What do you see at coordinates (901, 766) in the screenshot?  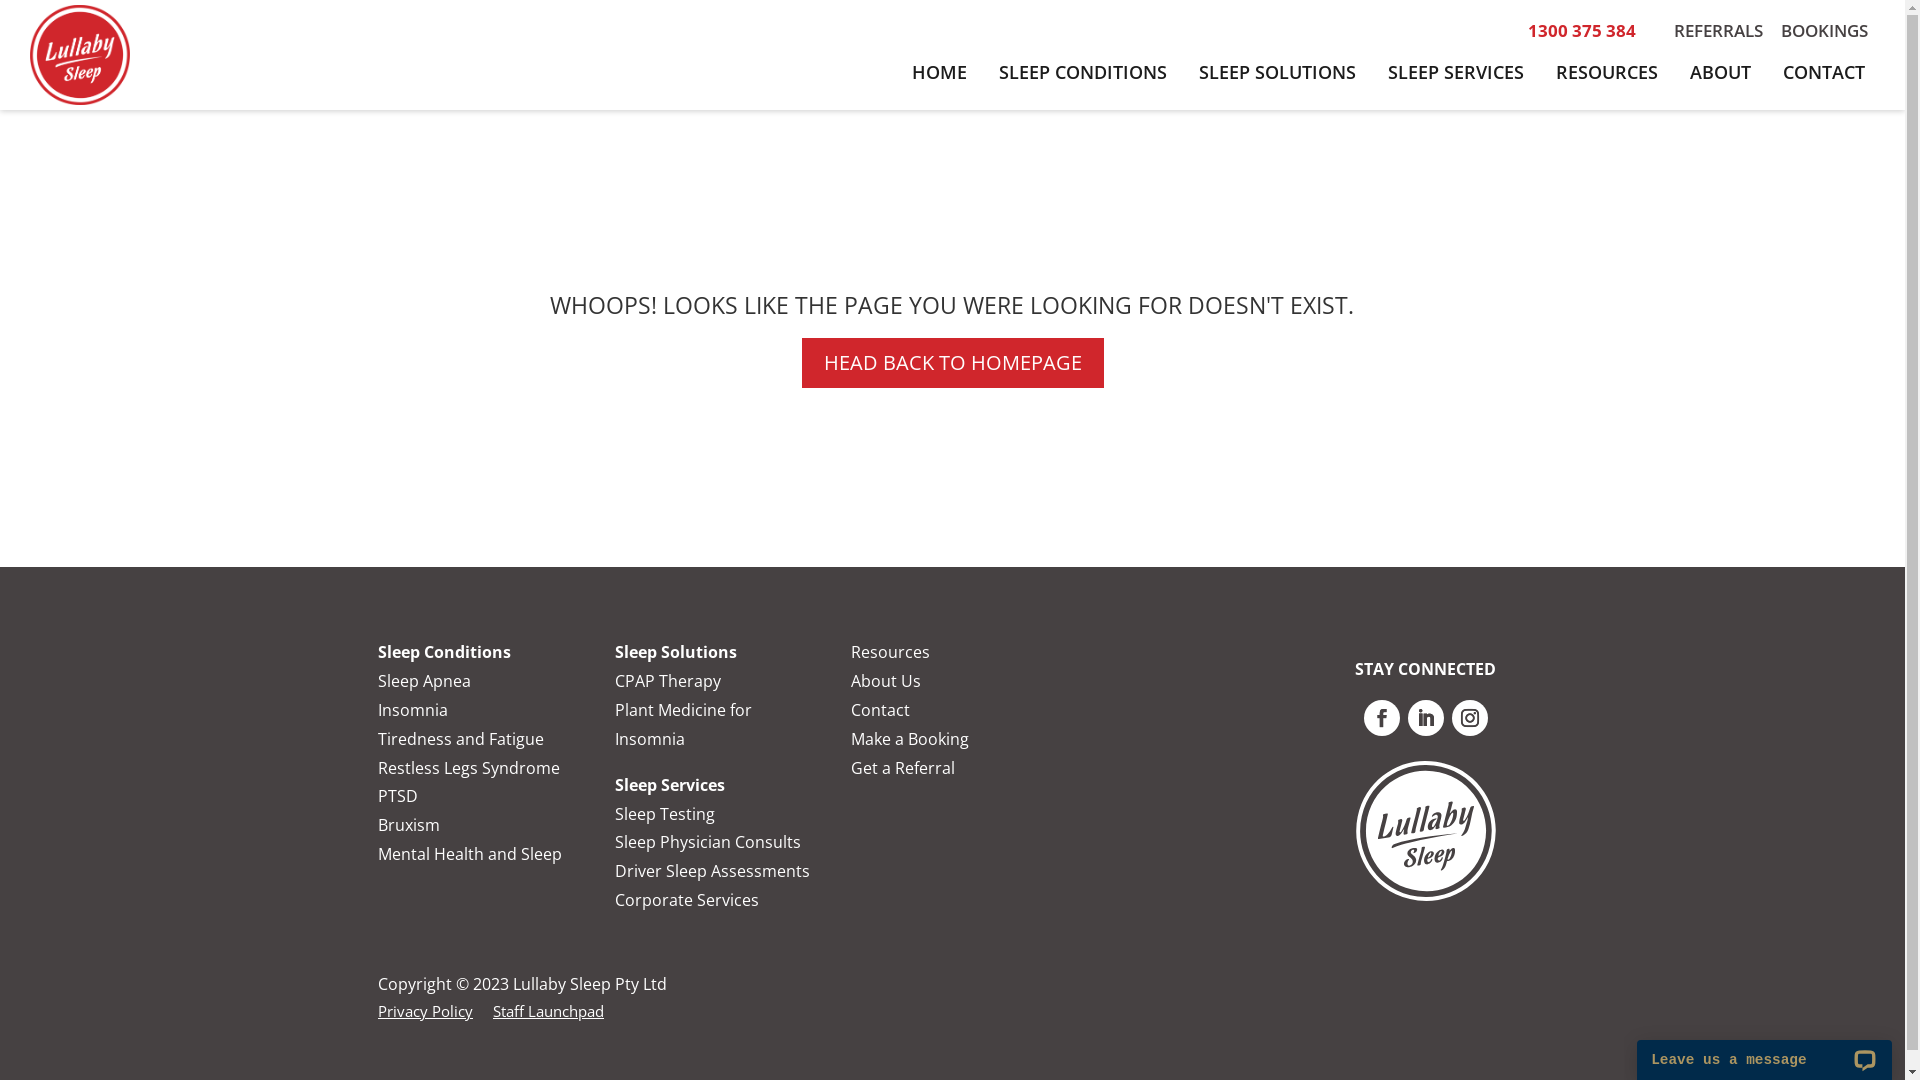 I see `'Get a Referral'` at bounding box center [901, 766].